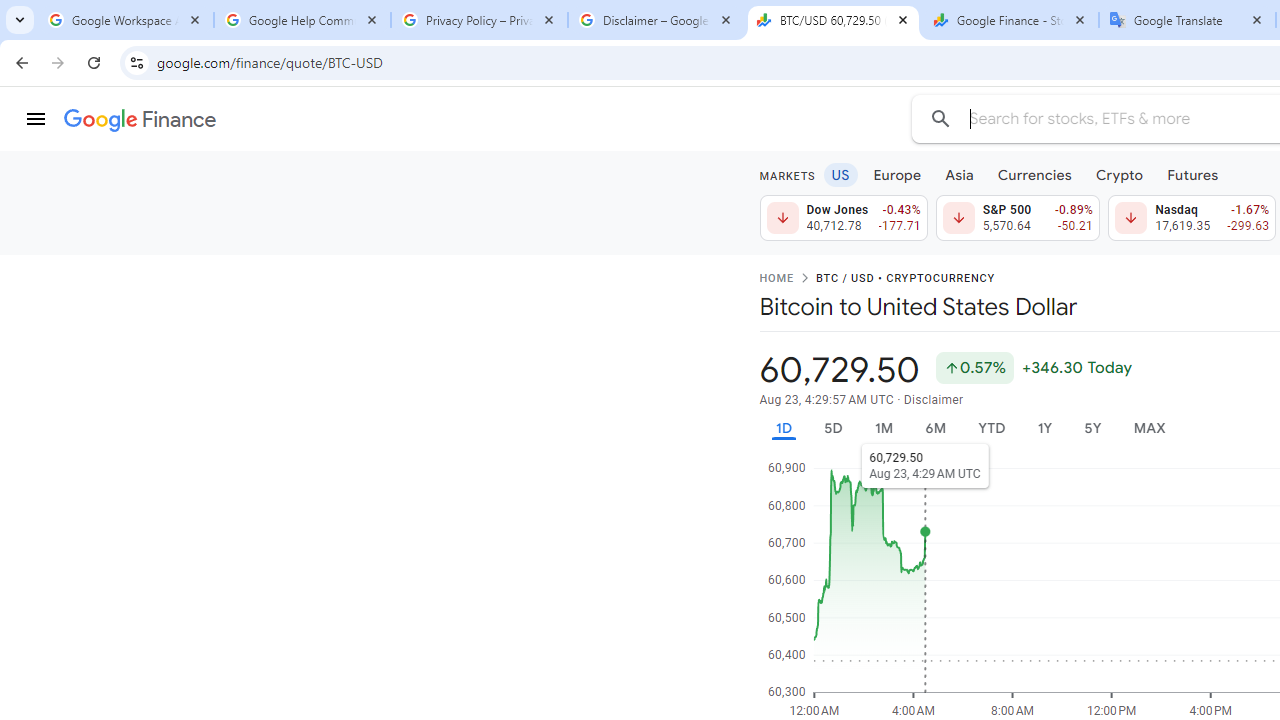  Describe the element at coordinates (882, 427) in the screenshot. I see `'1M'` at that location.